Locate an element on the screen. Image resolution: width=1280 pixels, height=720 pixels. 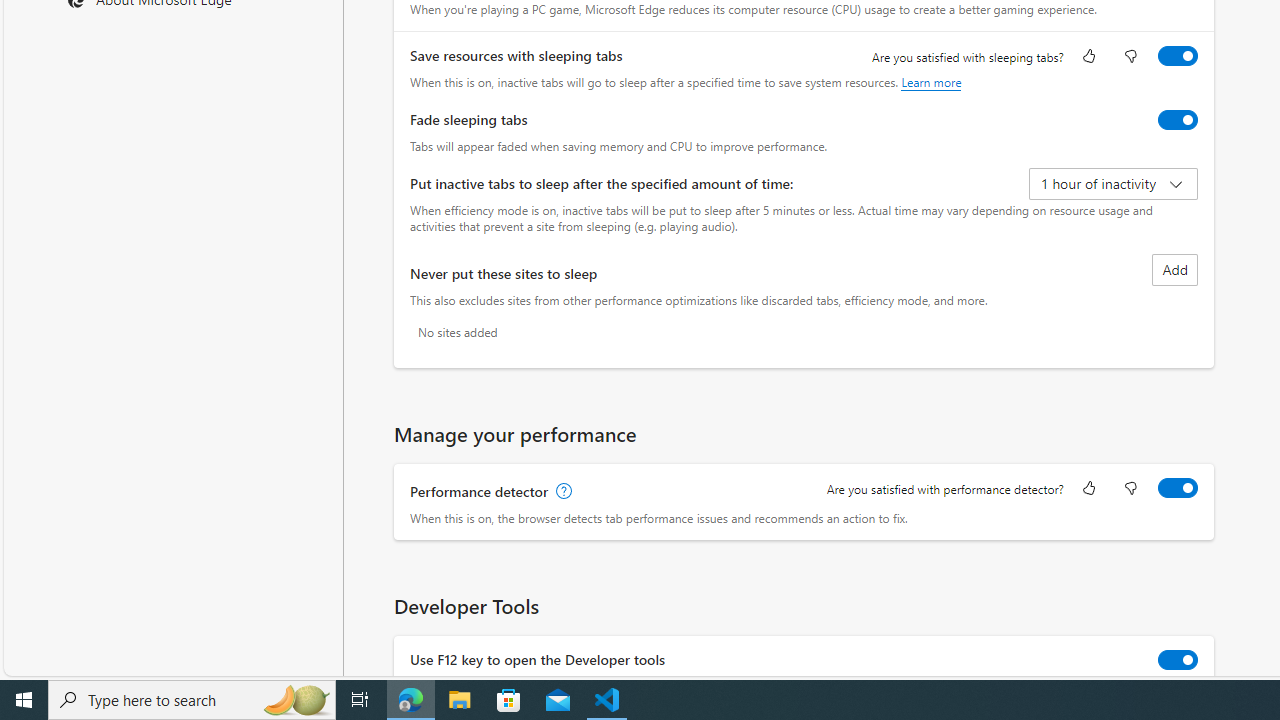
'Task View' is located at coordinates (359, 698).